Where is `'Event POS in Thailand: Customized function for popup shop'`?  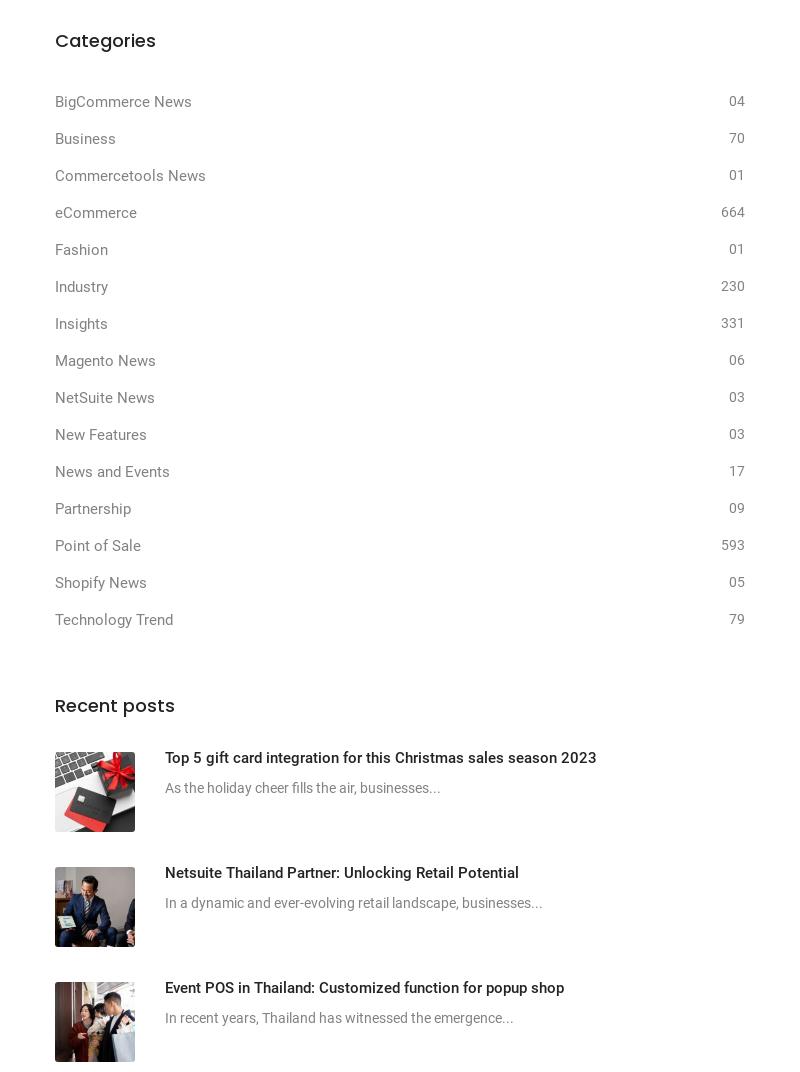 'Event POS in Thailand: Customized function for popup shop' is located at coordinates (364, 985).